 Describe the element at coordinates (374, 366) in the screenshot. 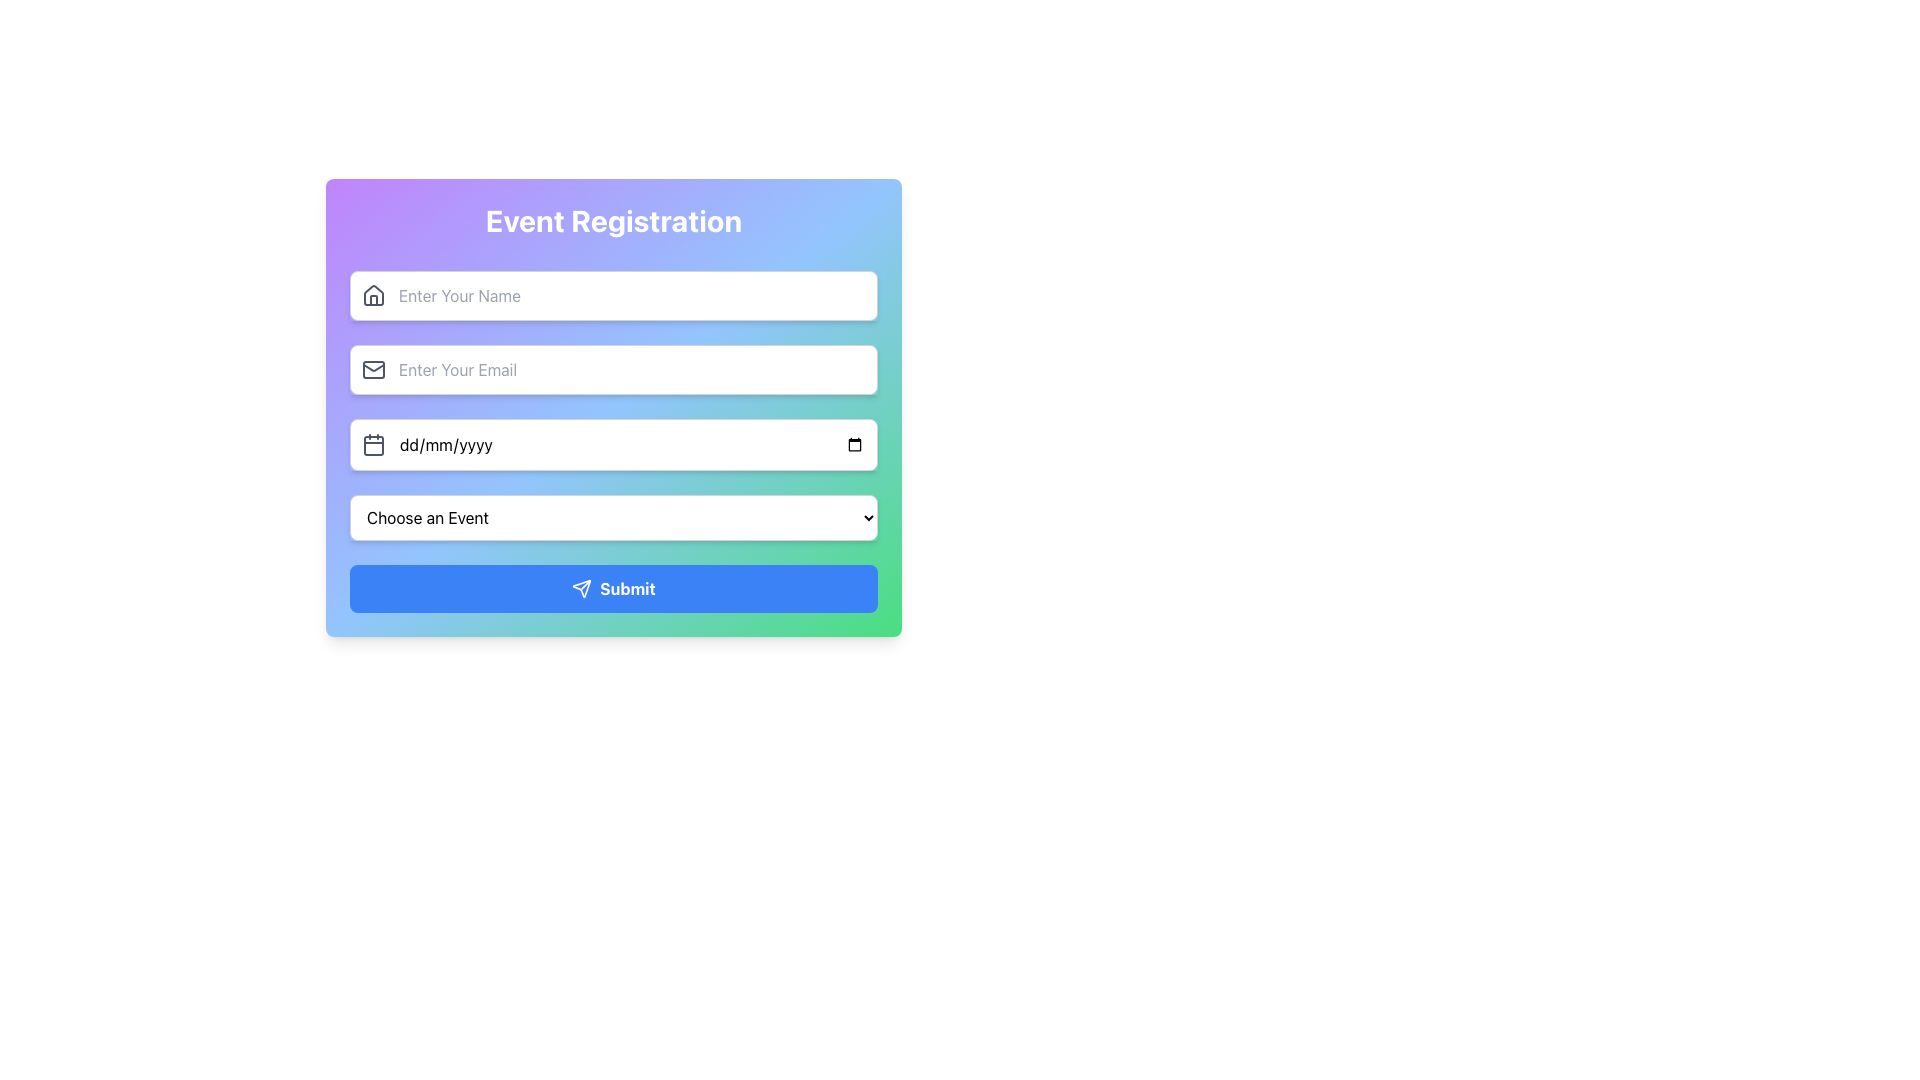

I see `top line of the envelope icon in the SVG component adjacent to the email input field using developer tools` at that location.